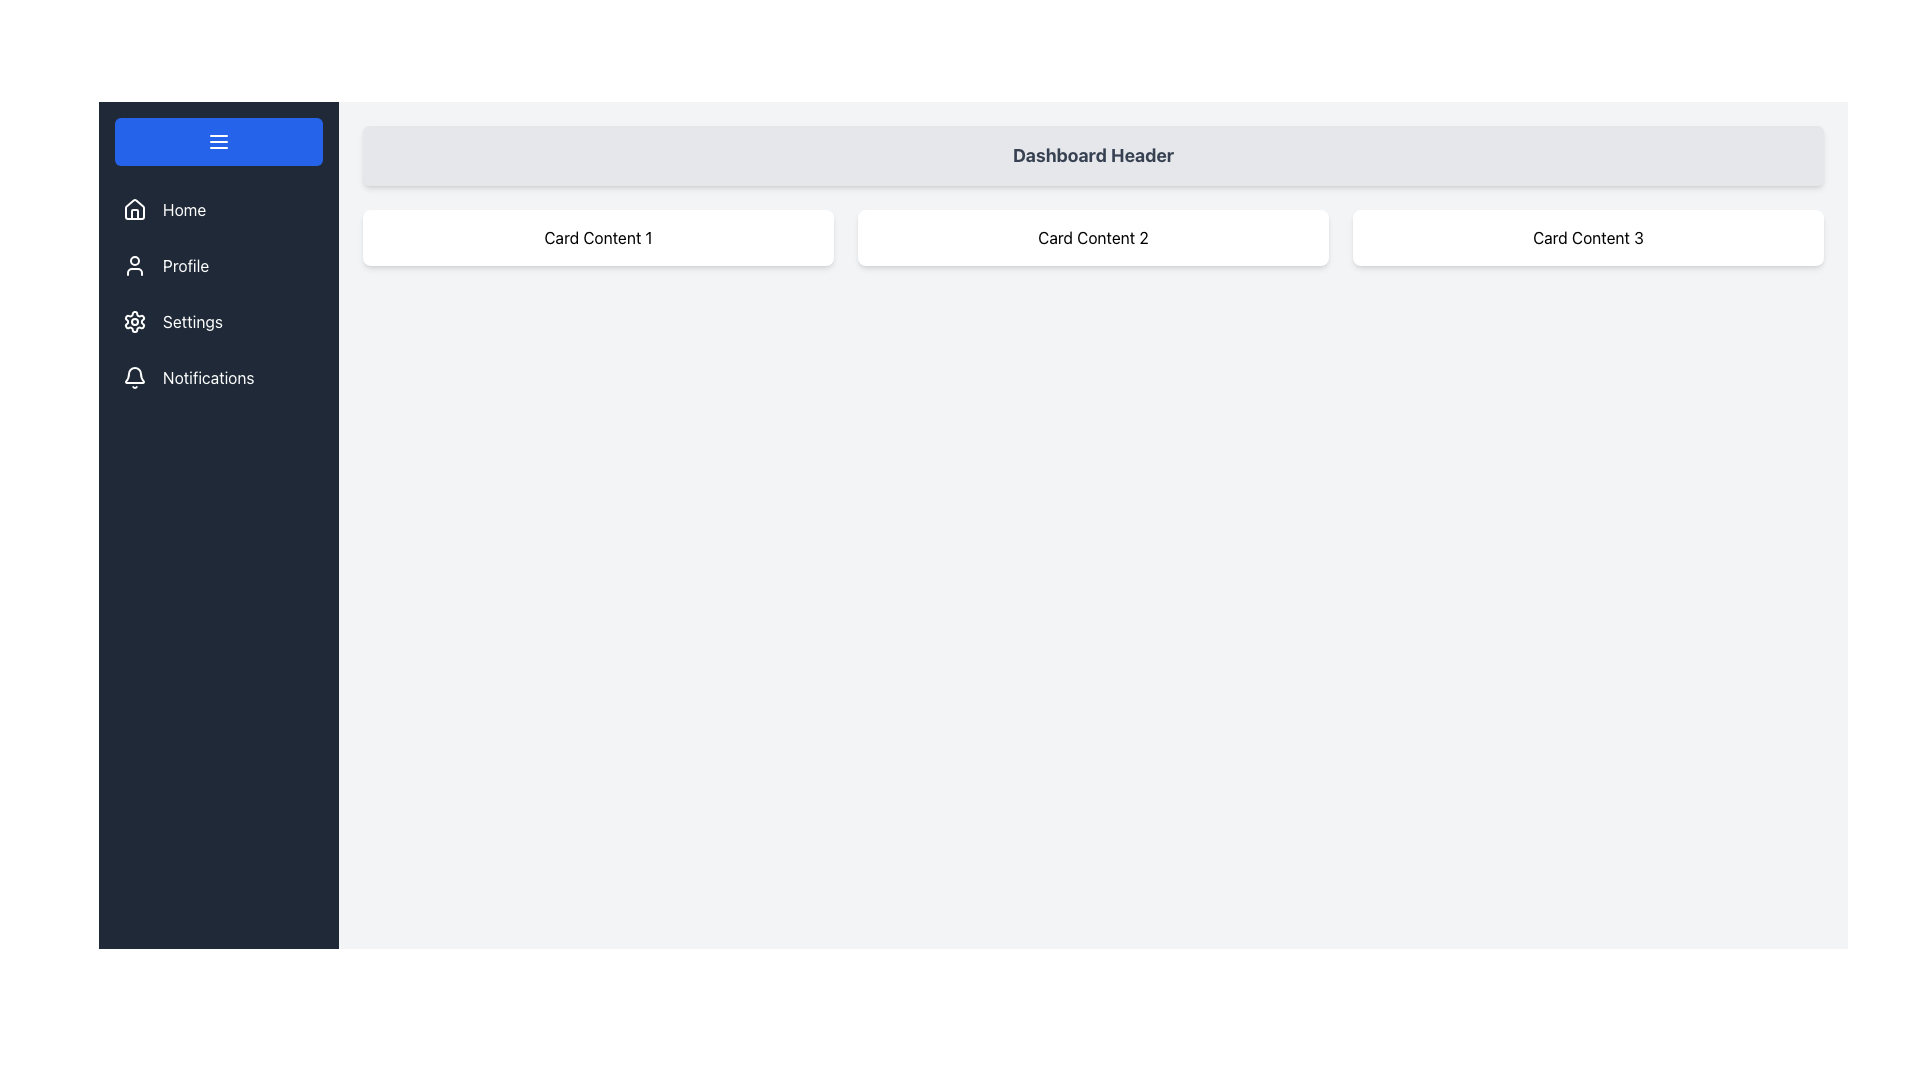  Describe the element at coordinates (1587, 237) in the screenshot. I see `content displayed on the informational card with text 'Card Content 3', located in the top-right part of the grid layout` at that location.